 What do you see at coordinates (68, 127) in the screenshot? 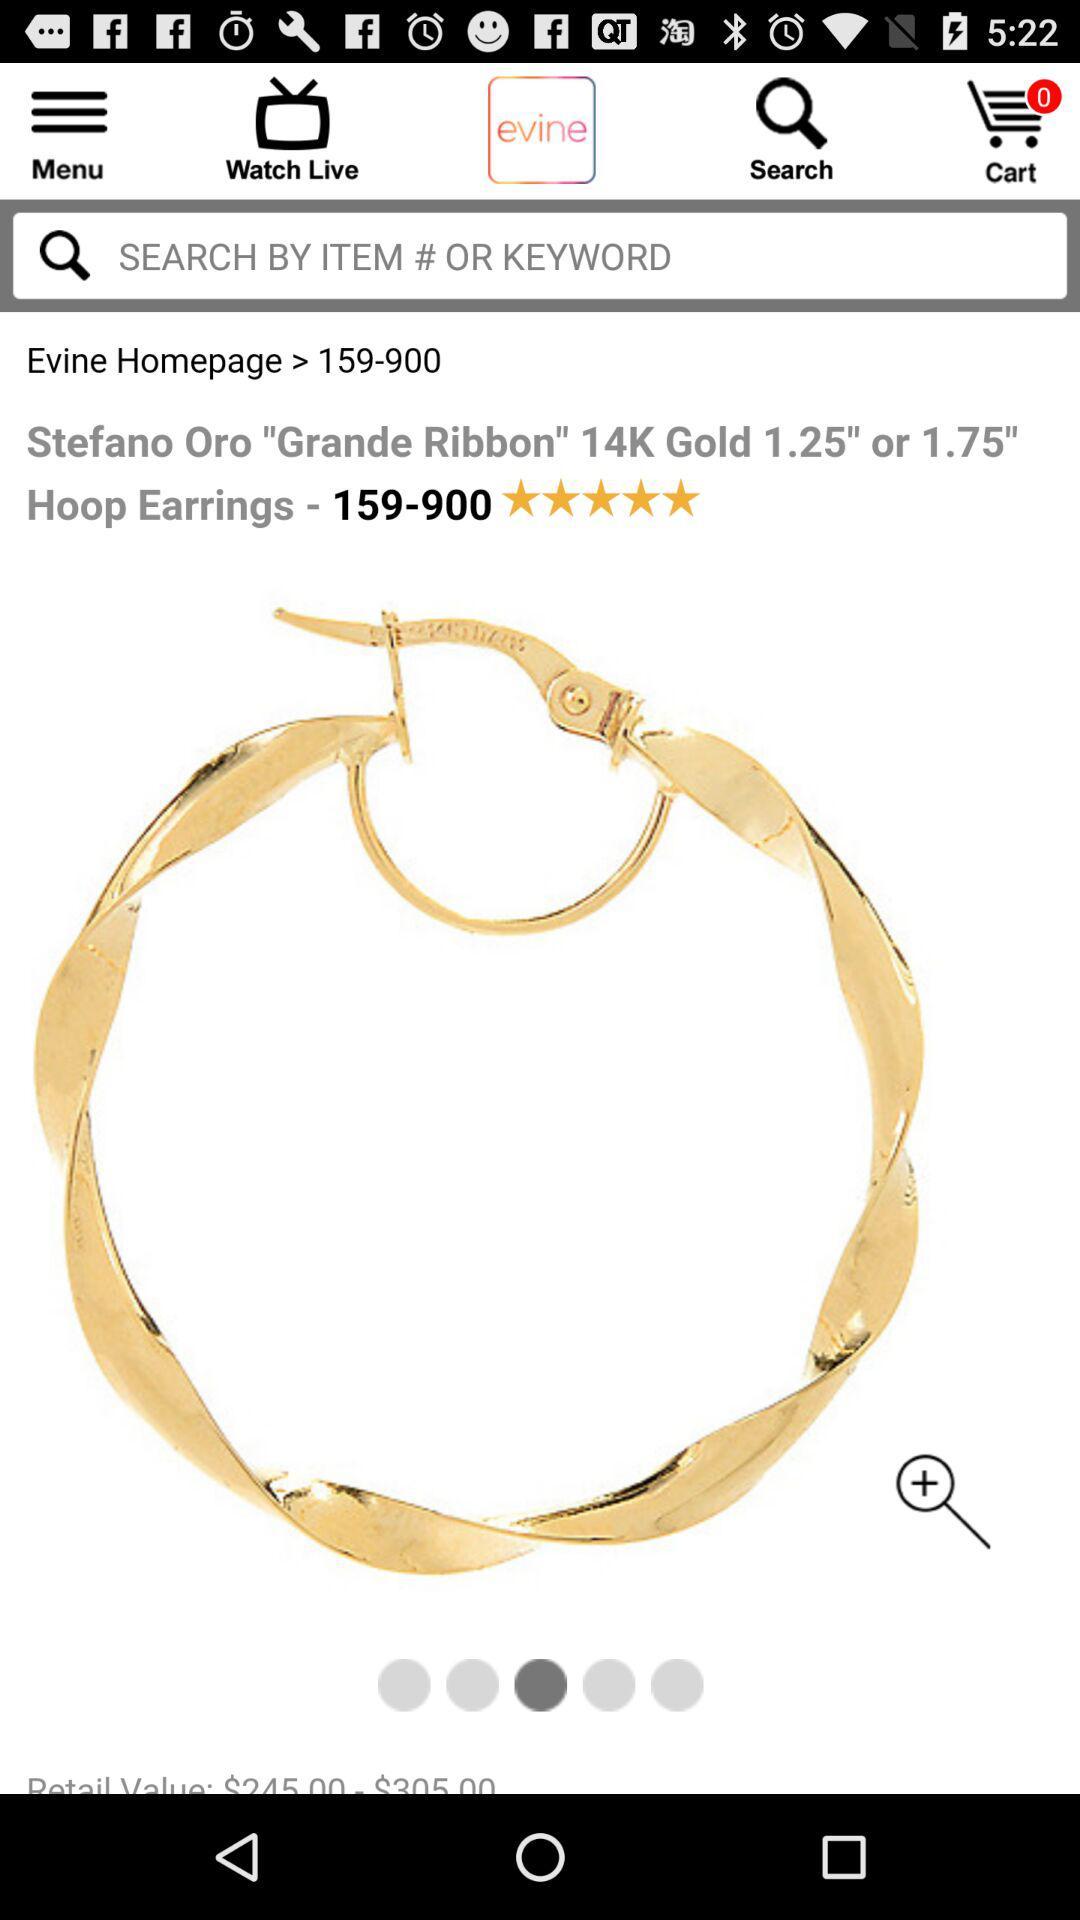
I see `menu dropdown` at bounding box center [68, 127].